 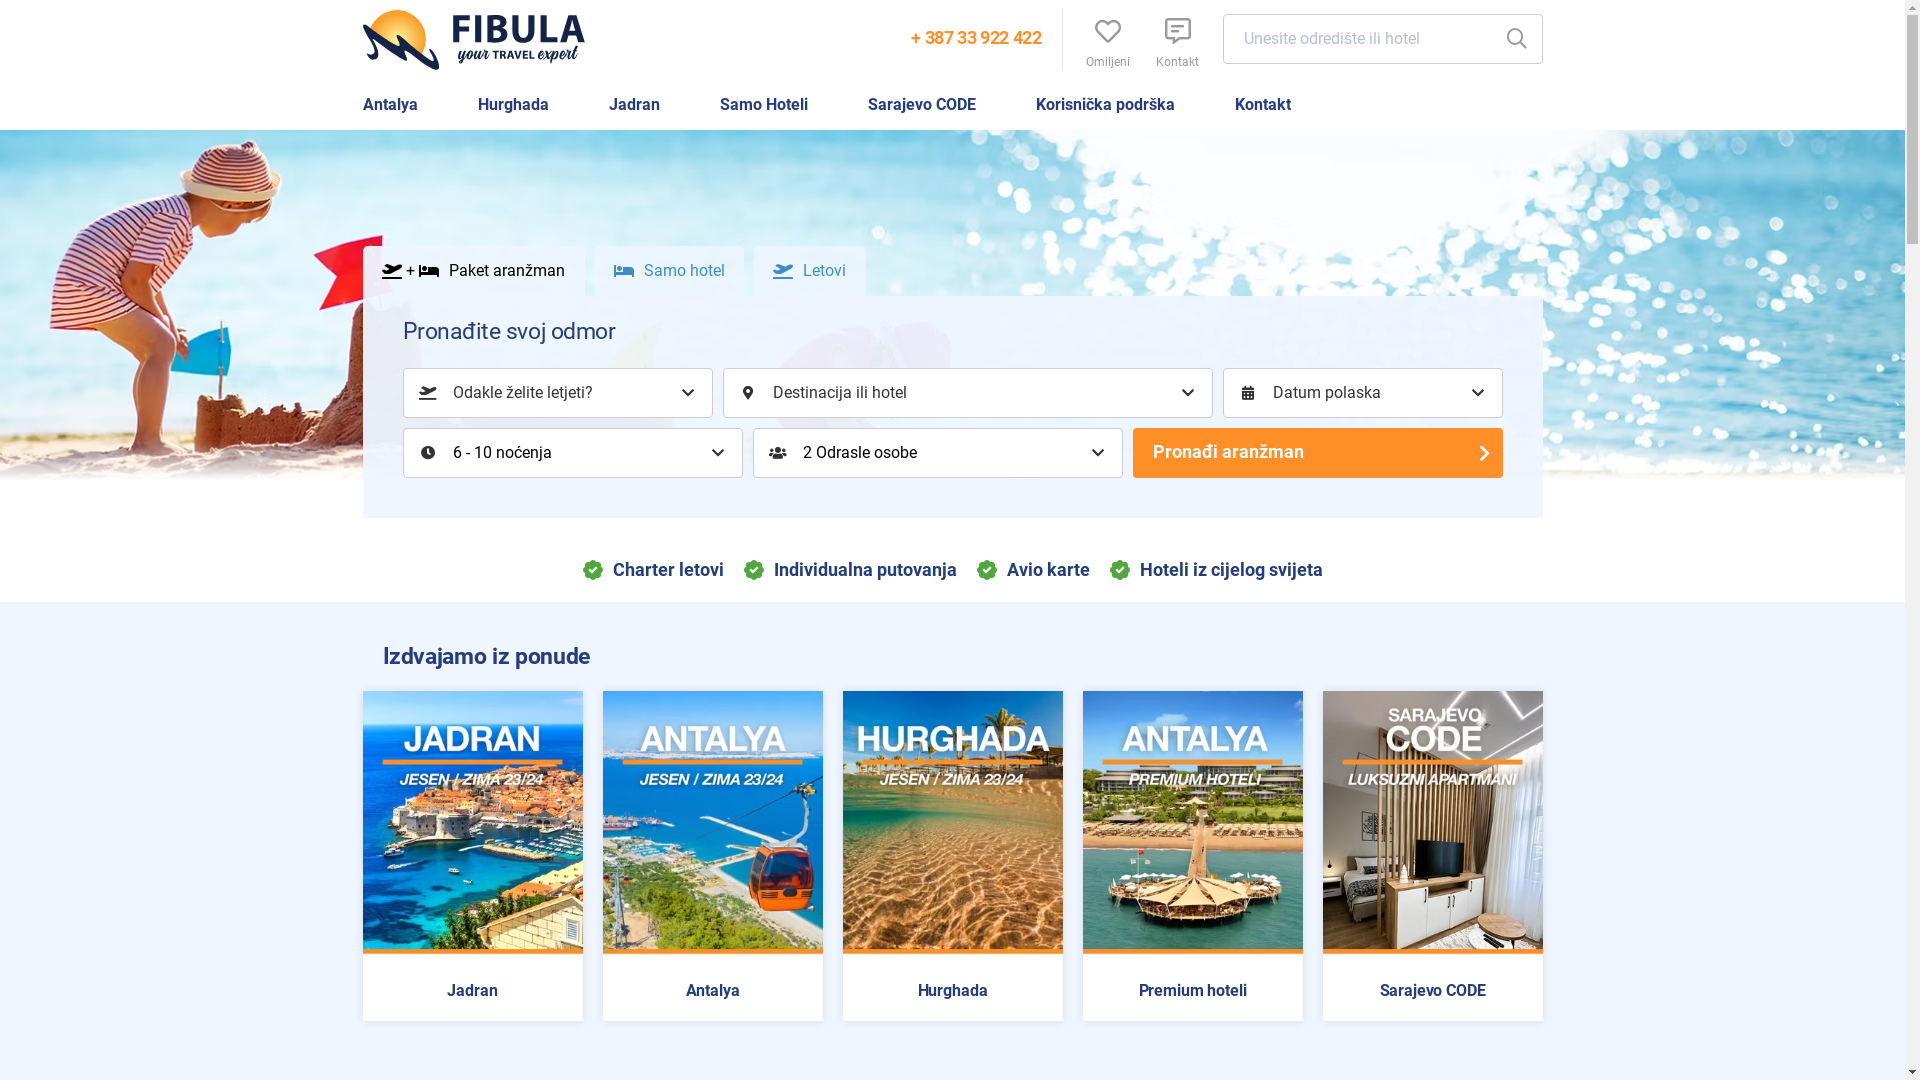 What do you see at coordinates (1106, 39) in the screenshot?
I see `'Omiljeni'` at bounding box center [1106, 39].